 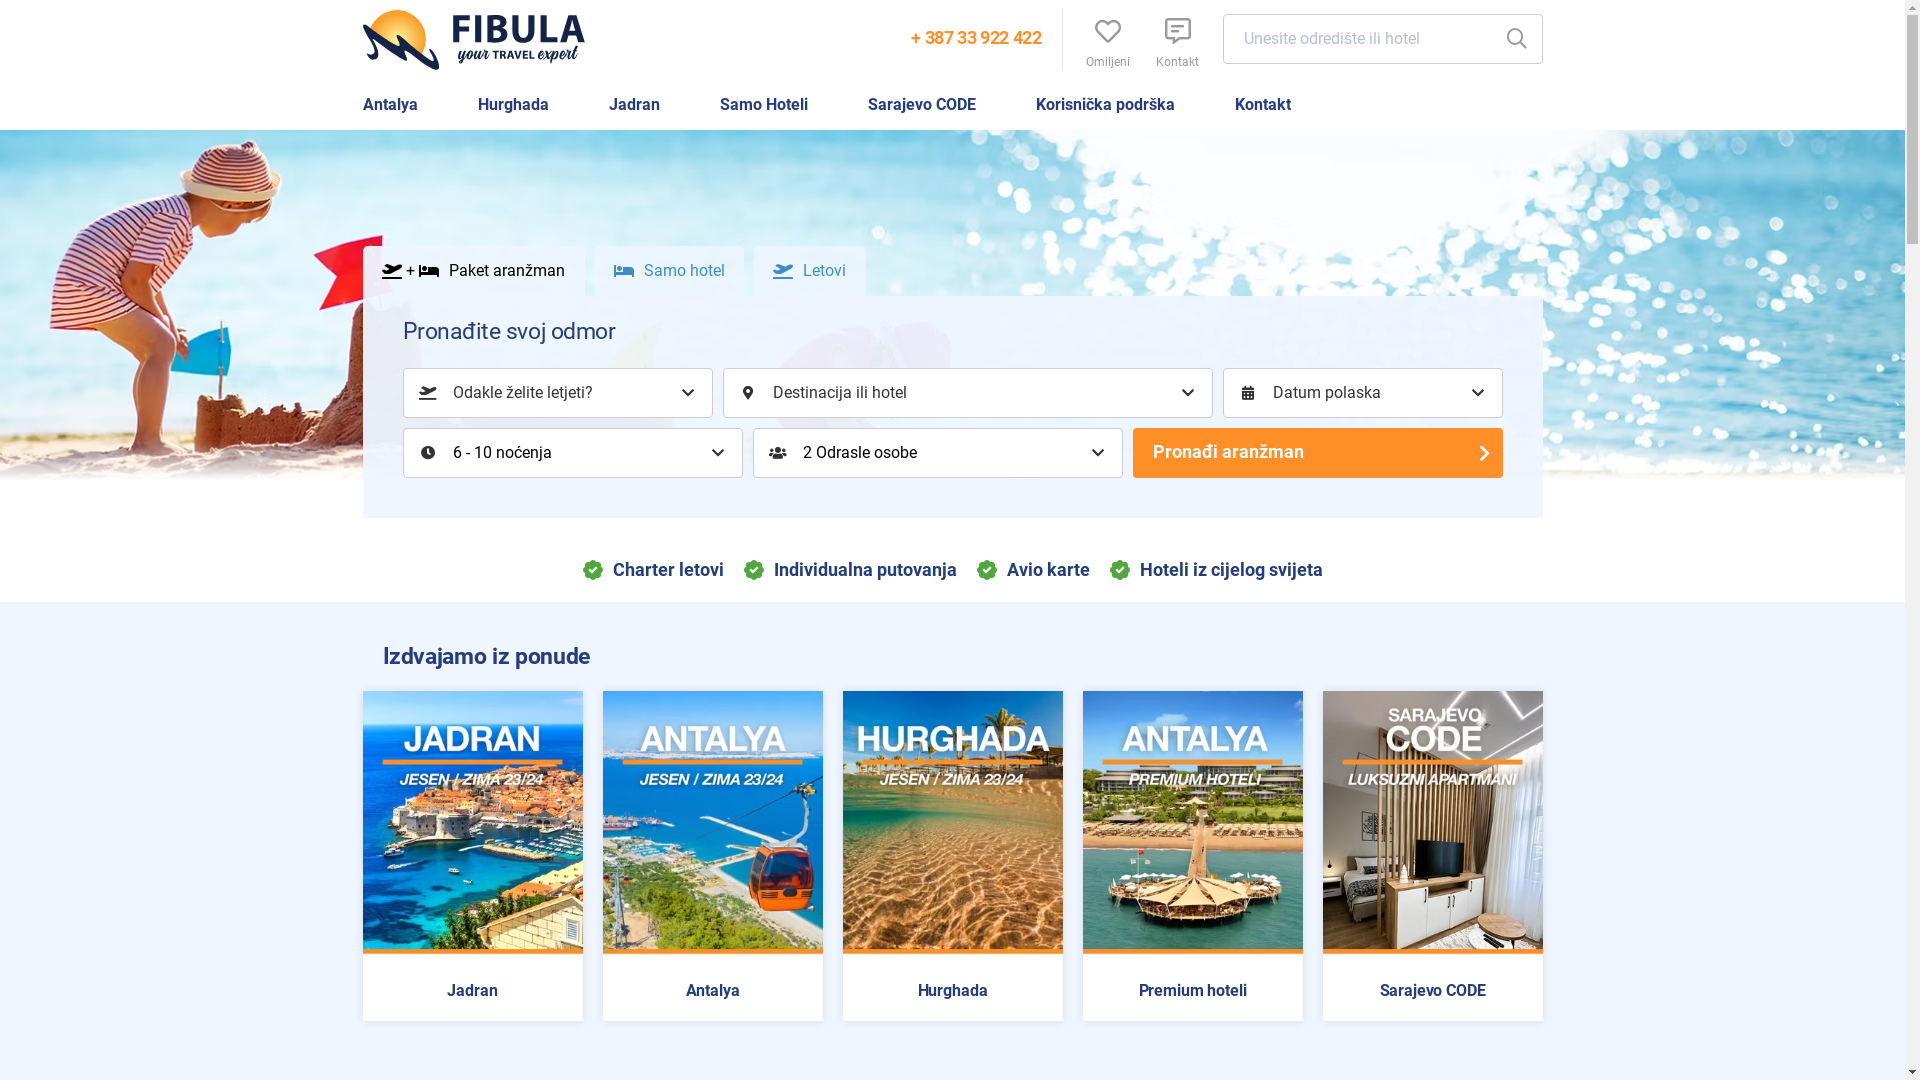 What do you see at coordinates (1106, 39) in the screenshot?
I see `'Omiljeni'` at bounding box center [1106, 39].